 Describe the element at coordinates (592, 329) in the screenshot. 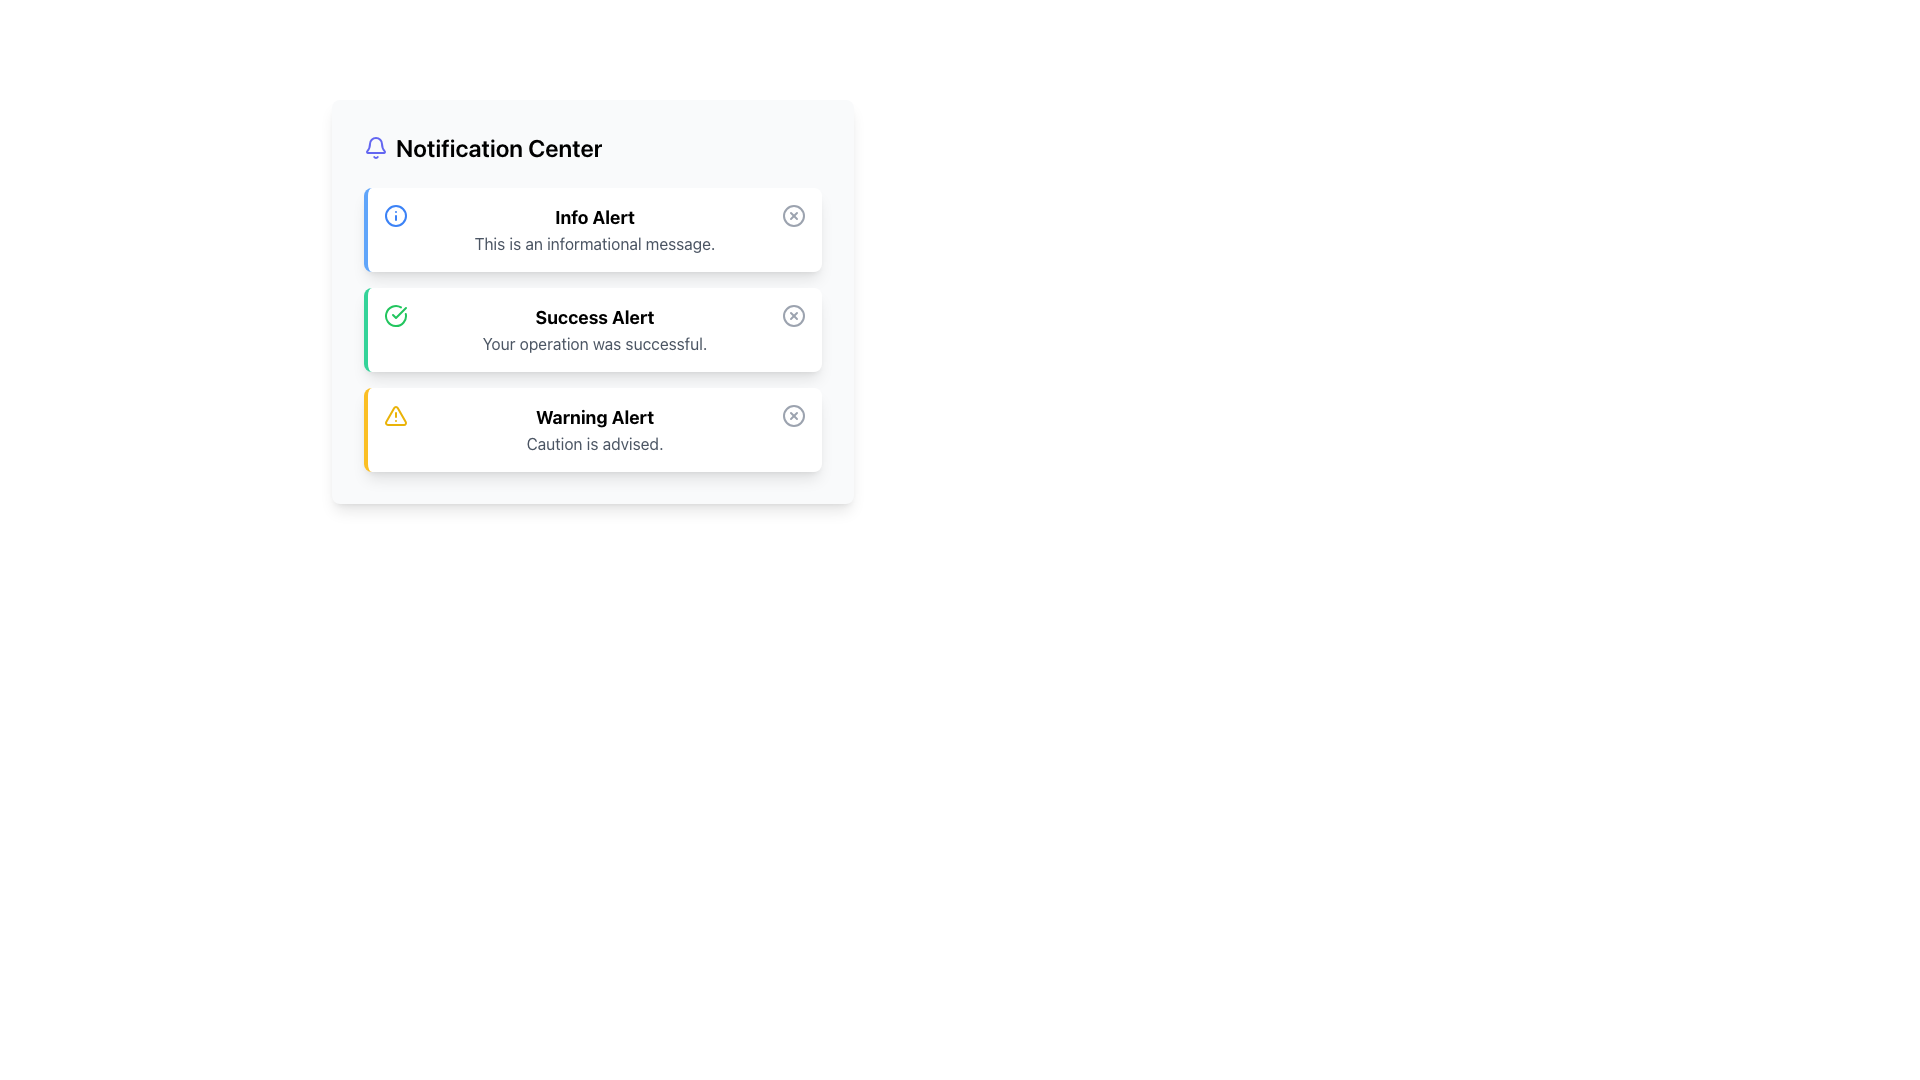

I see `the success message displayed in the second notification card located in the Notification Center, positioned below the 'Info Alert' and above the 'Warning Alert'` at that location.